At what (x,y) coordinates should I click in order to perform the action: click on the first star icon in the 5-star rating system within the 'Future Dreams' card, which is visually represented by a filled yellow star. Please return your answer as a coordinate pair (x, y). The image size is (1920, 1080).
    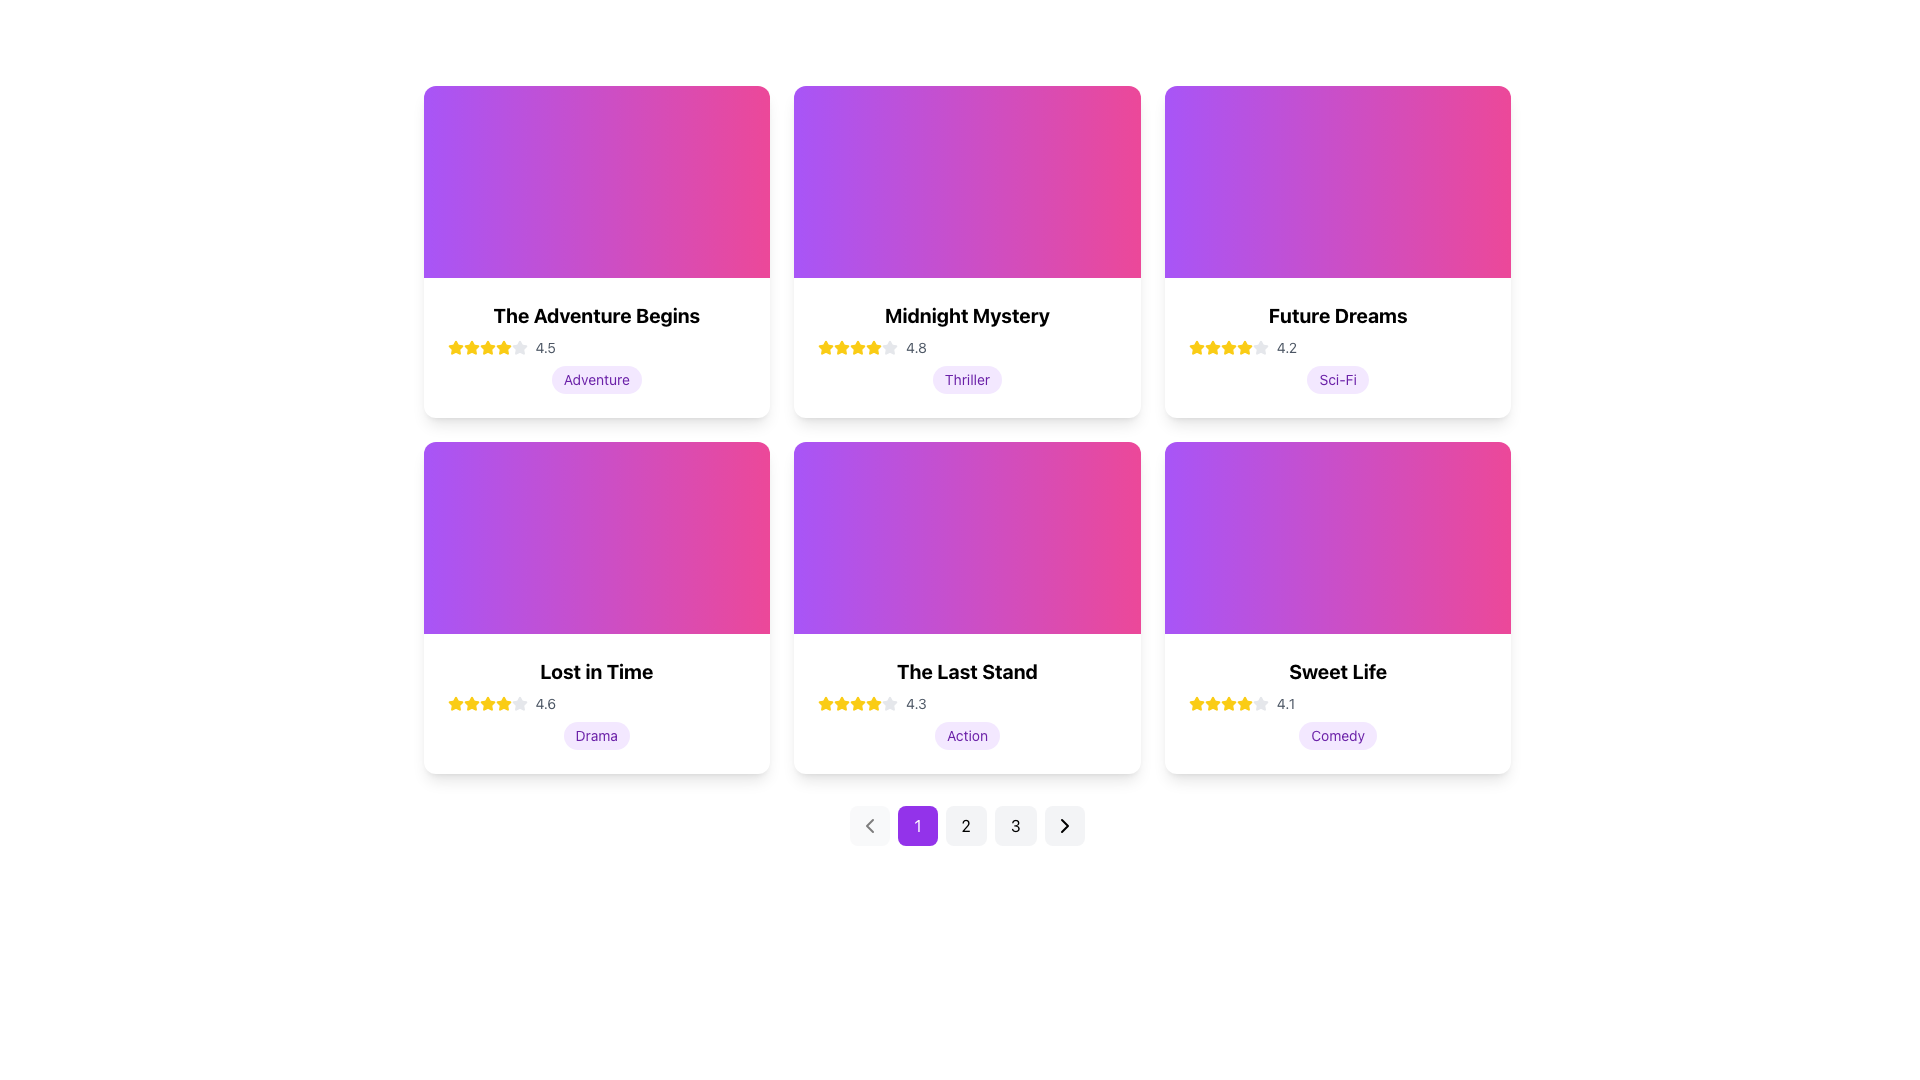
    Looking at the image, I should click on (1196, 346).